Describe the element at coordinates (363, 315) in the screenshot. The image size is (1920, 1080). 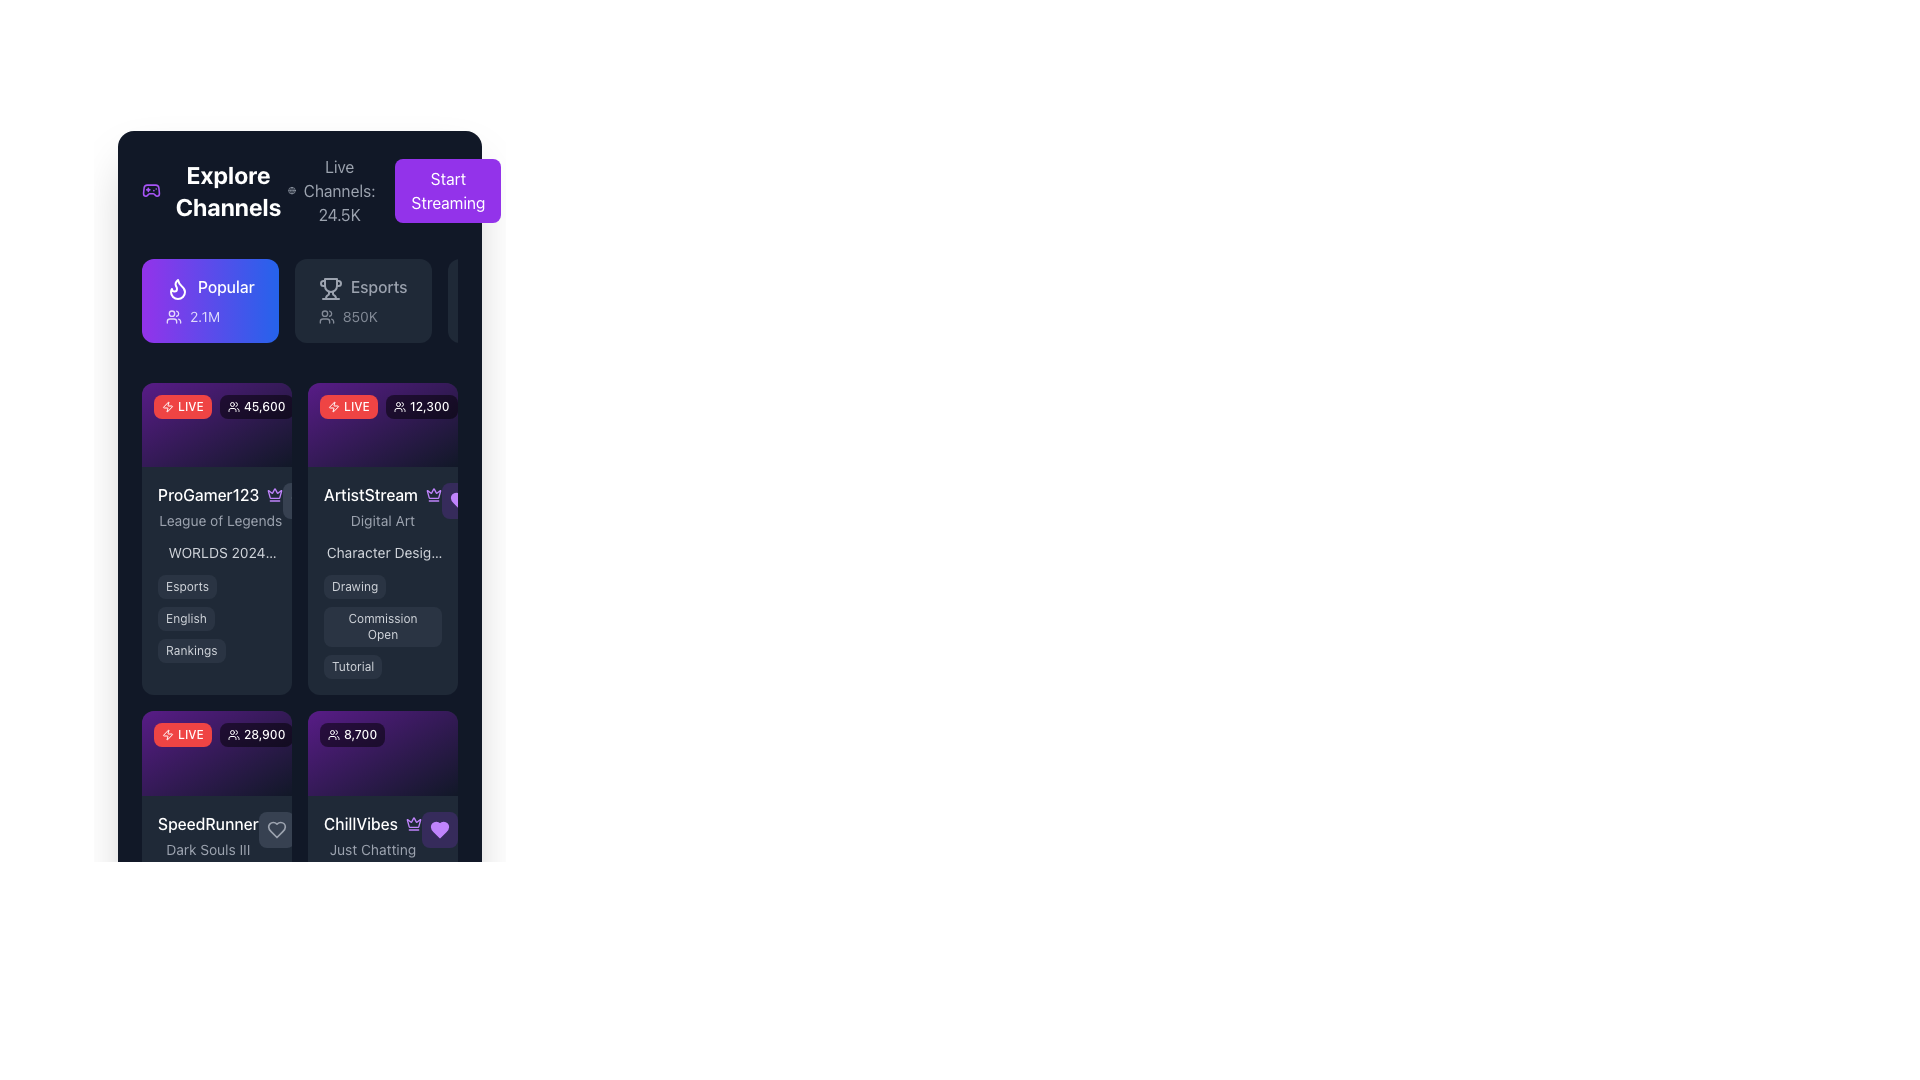
I see `the data displayed in the text label showing '850K', which is accompanied by an icon of a group of people, located below the 'Esports' title` at that location.